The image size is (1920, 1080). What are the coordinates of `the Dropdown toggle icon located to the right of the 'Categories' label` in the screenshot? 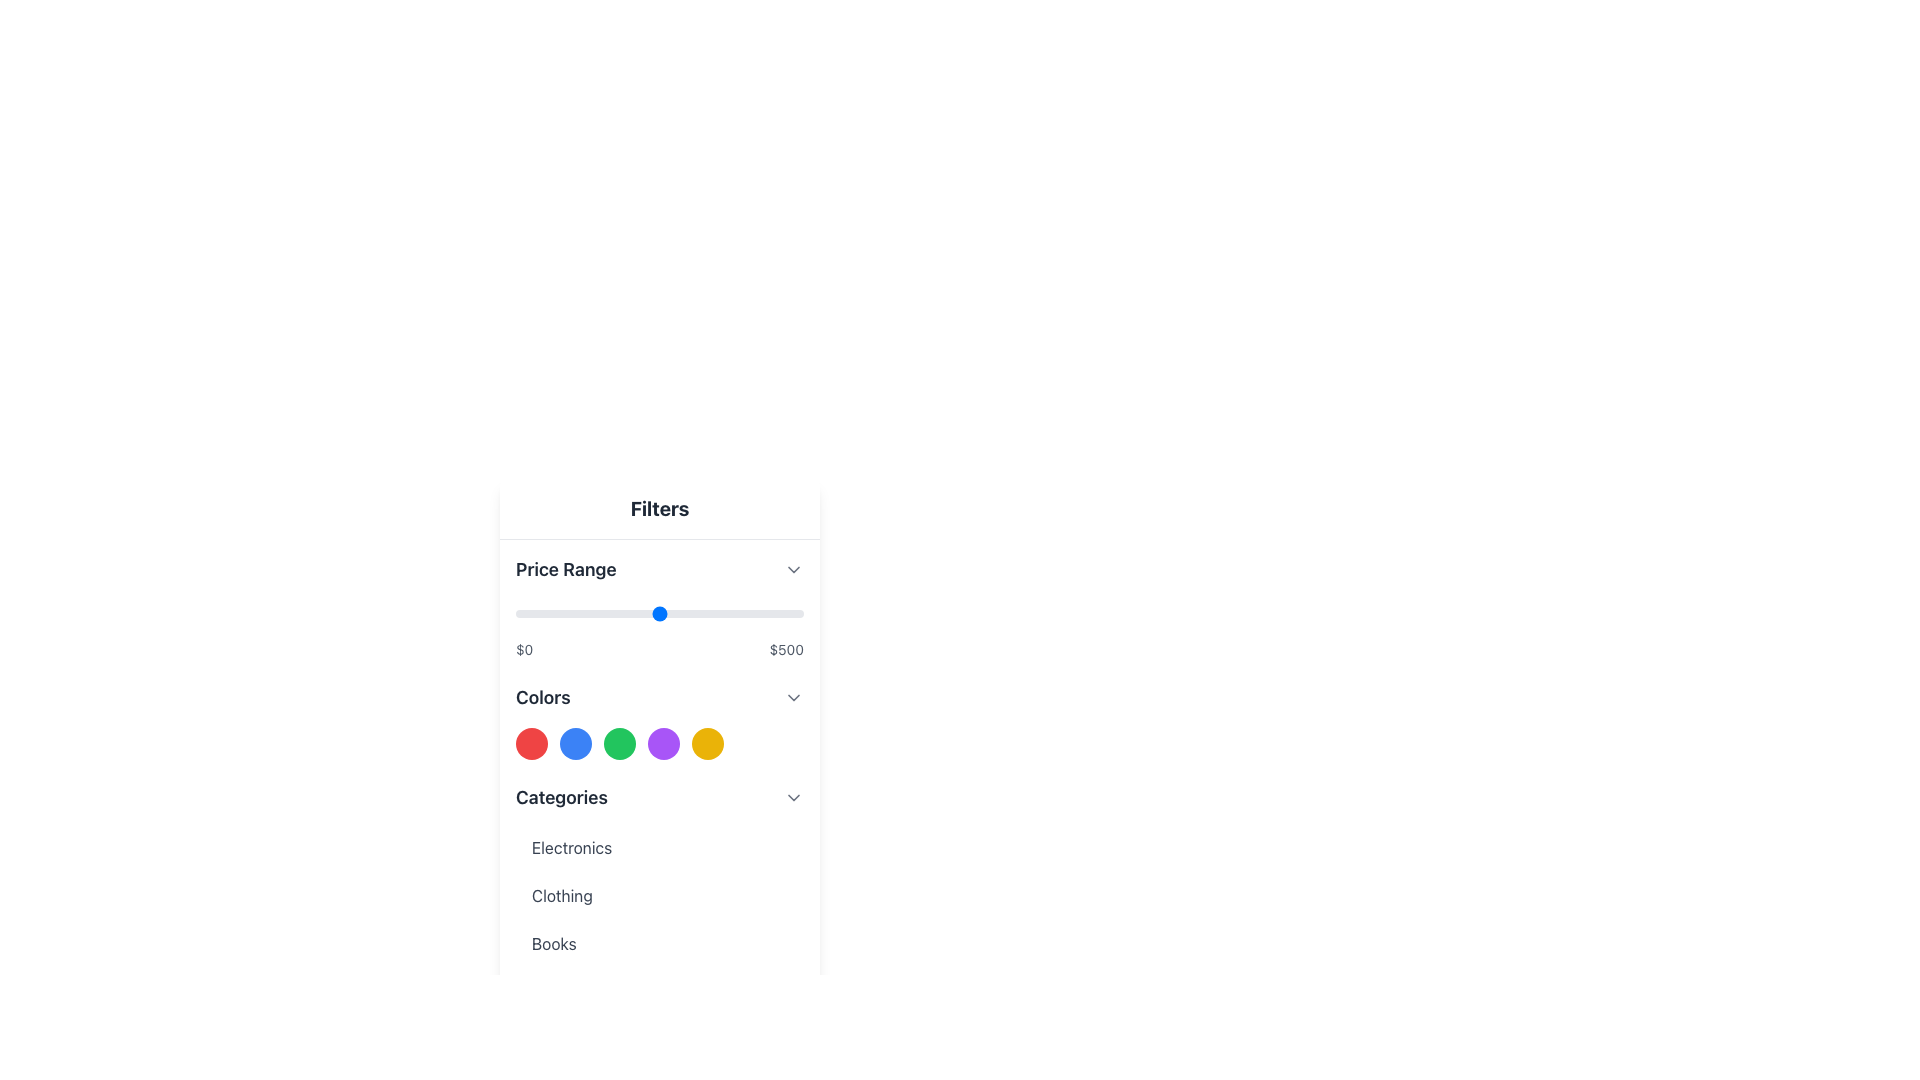 It's located at (792, 797).